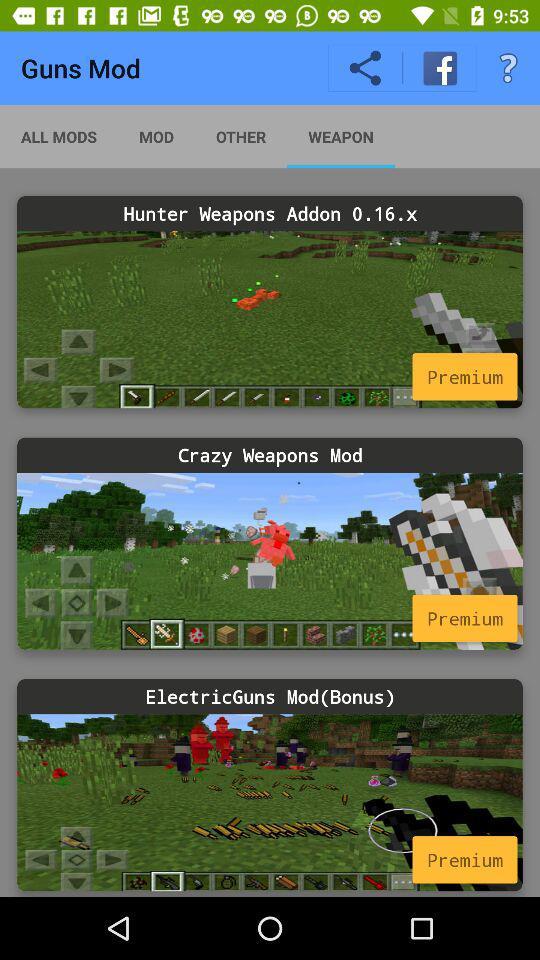 The image size is (540, 960). What do you see at coordinates (241, 135) in the screenshot?
I see `other app` at bounding box center [241, 135].